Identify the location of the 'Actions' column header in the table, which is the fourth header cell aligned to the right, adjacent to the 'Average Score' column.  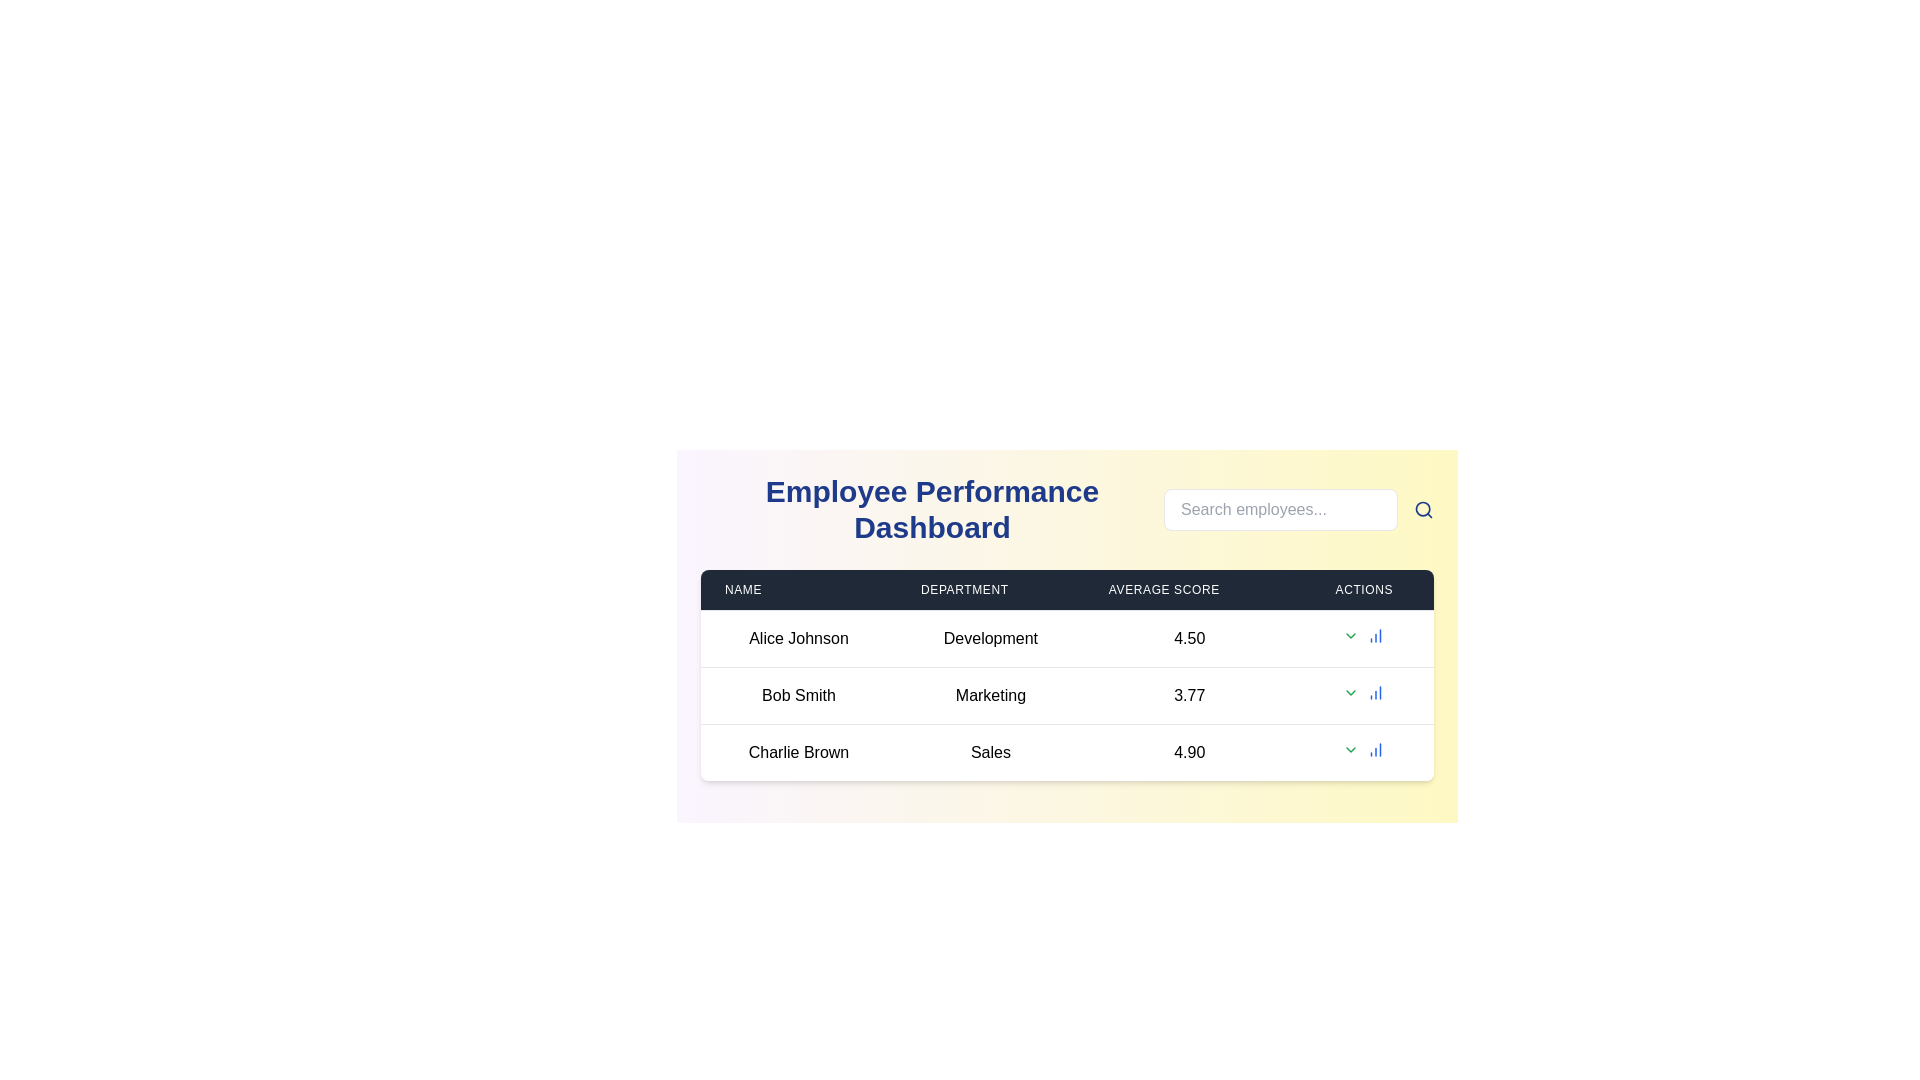
(1363, 589).